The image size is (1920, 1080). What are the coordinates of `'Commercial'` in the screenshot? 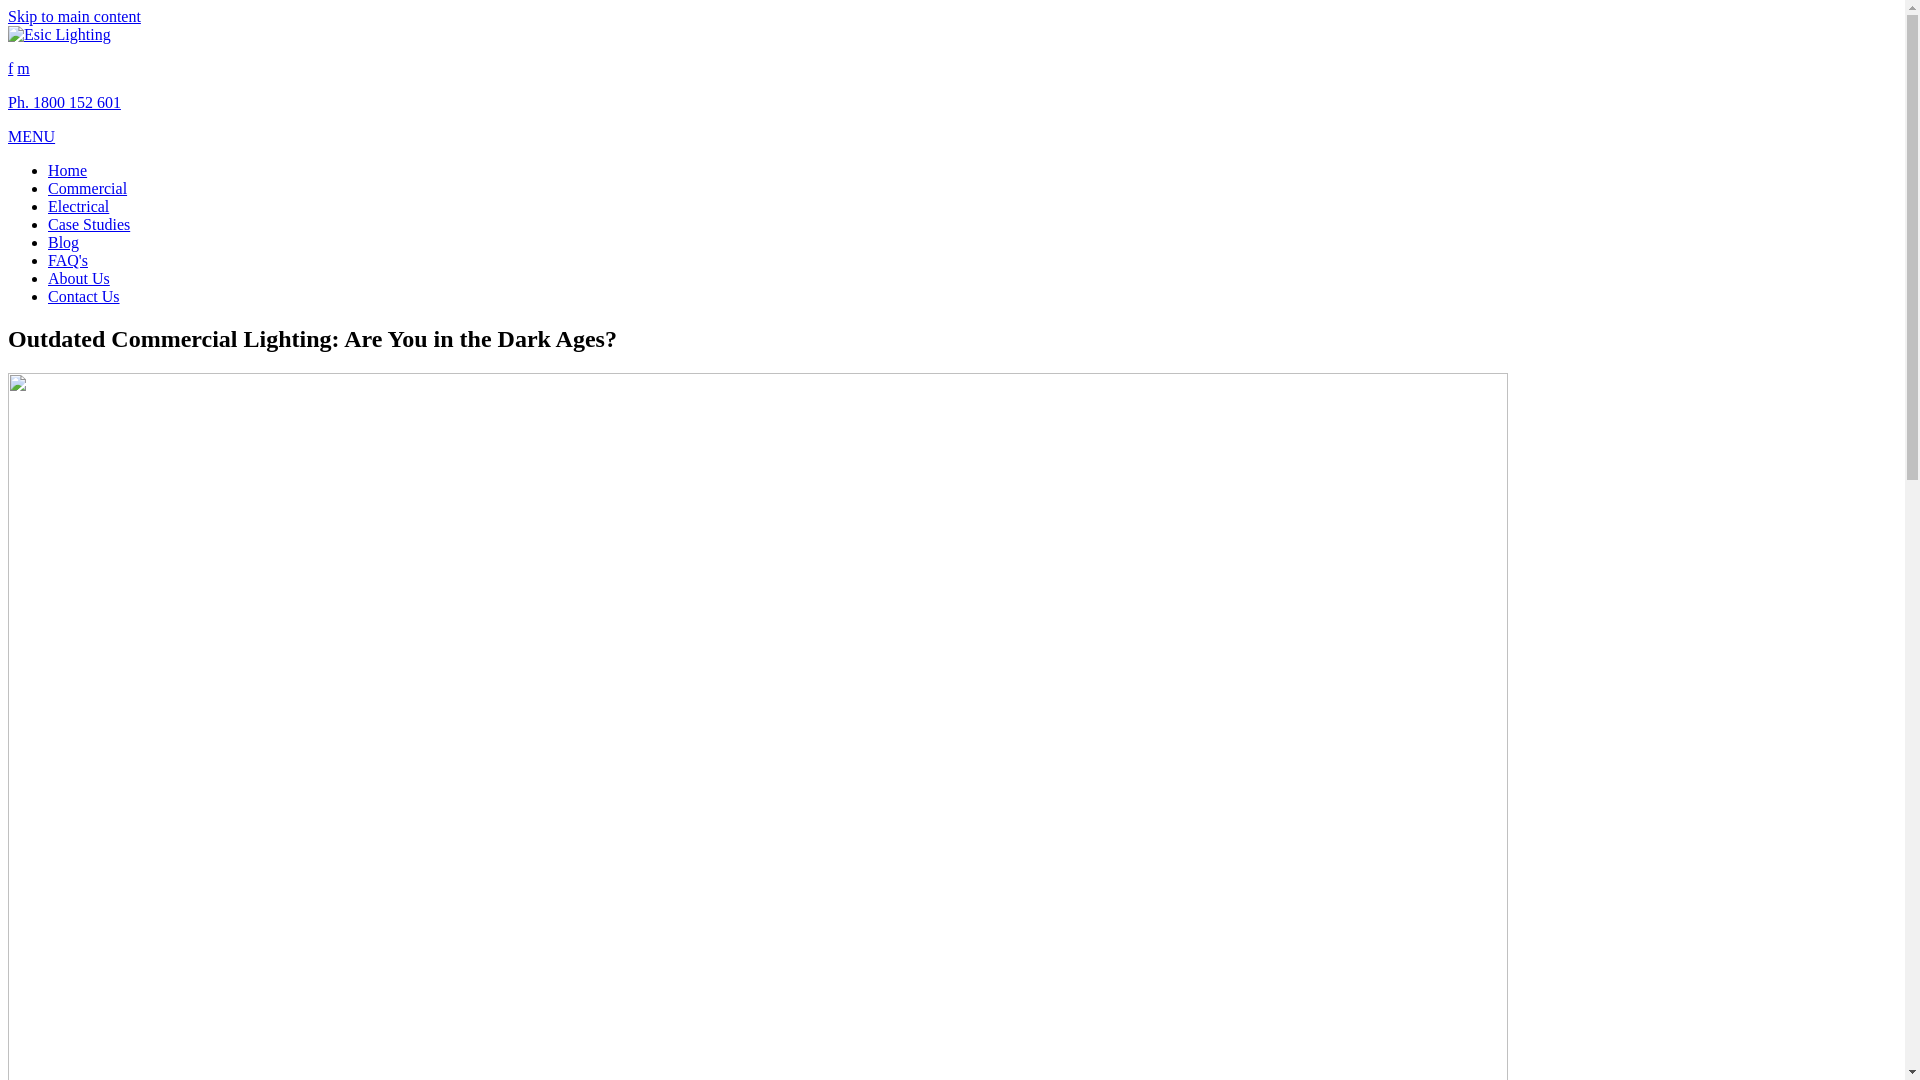 It's located at (86, 188).